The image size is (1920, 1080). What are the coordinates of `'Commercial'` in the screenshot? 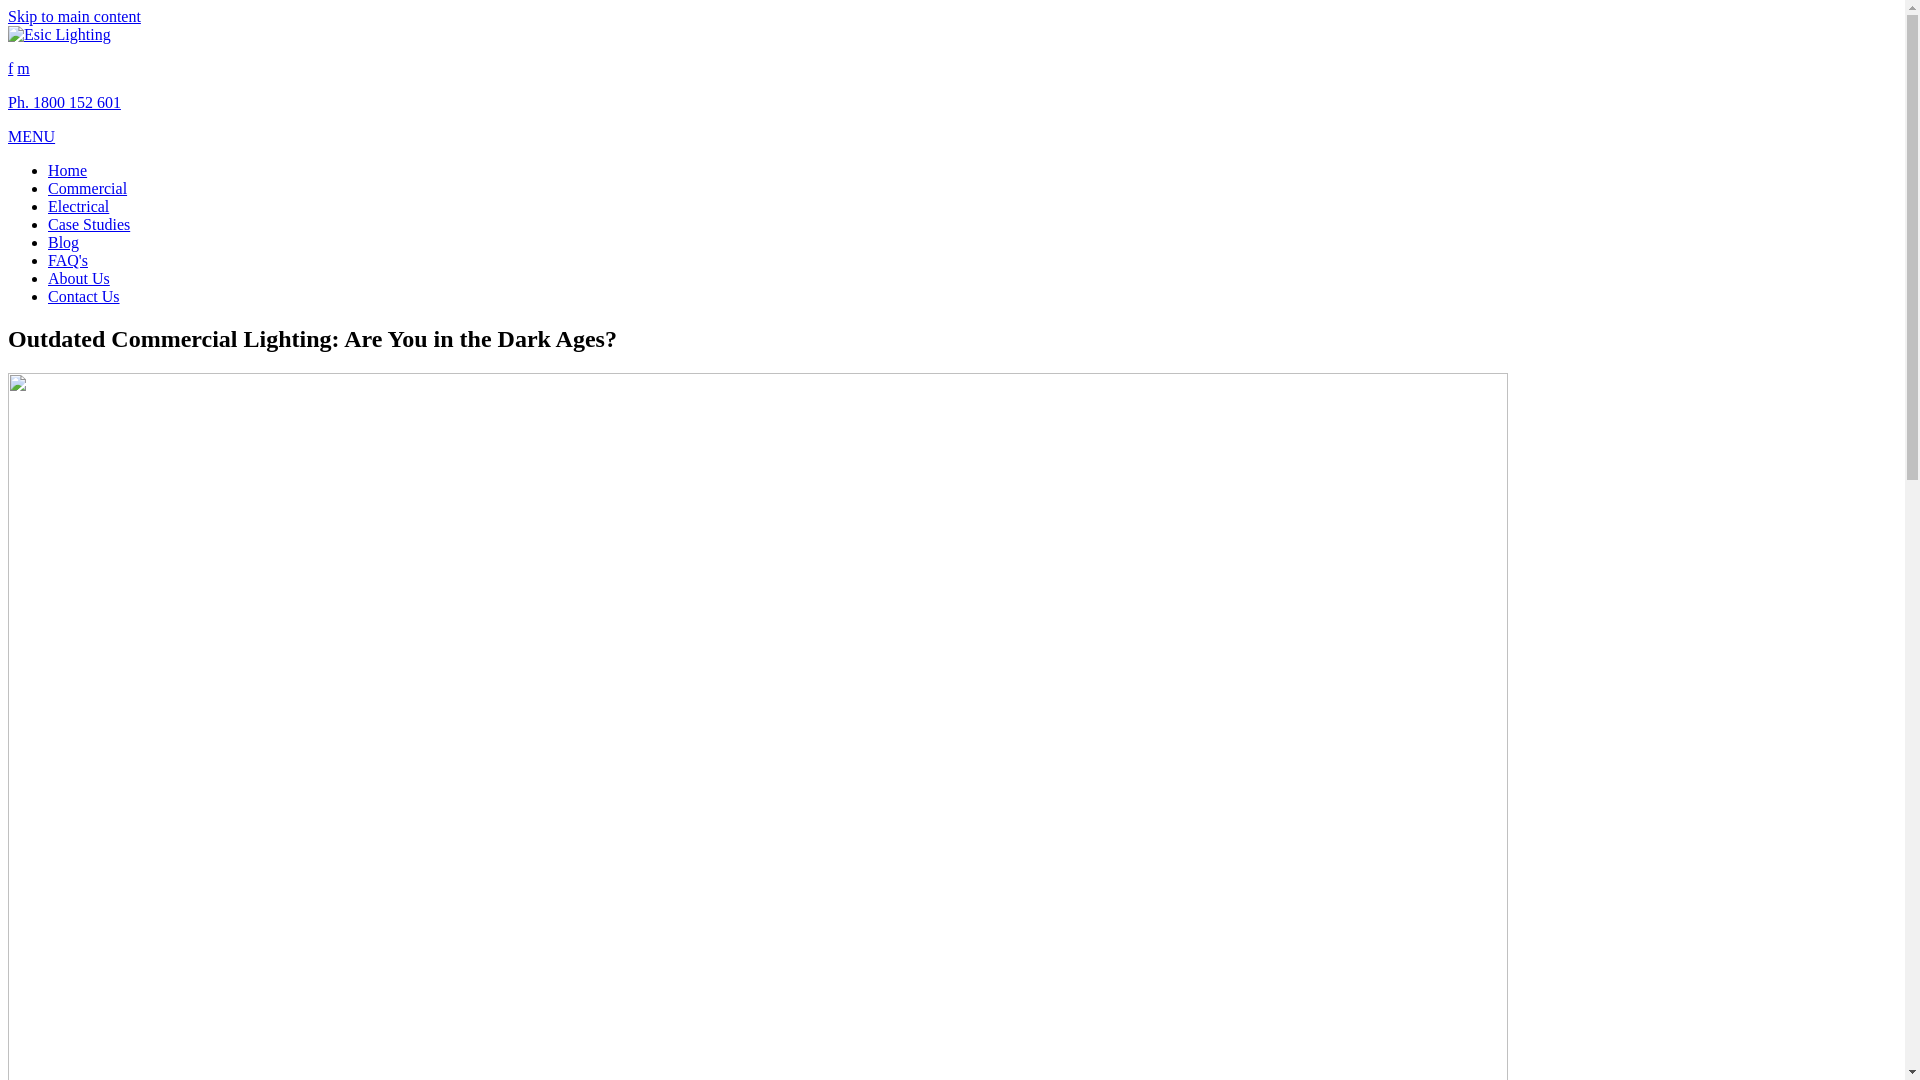 It's located at (86, 188).